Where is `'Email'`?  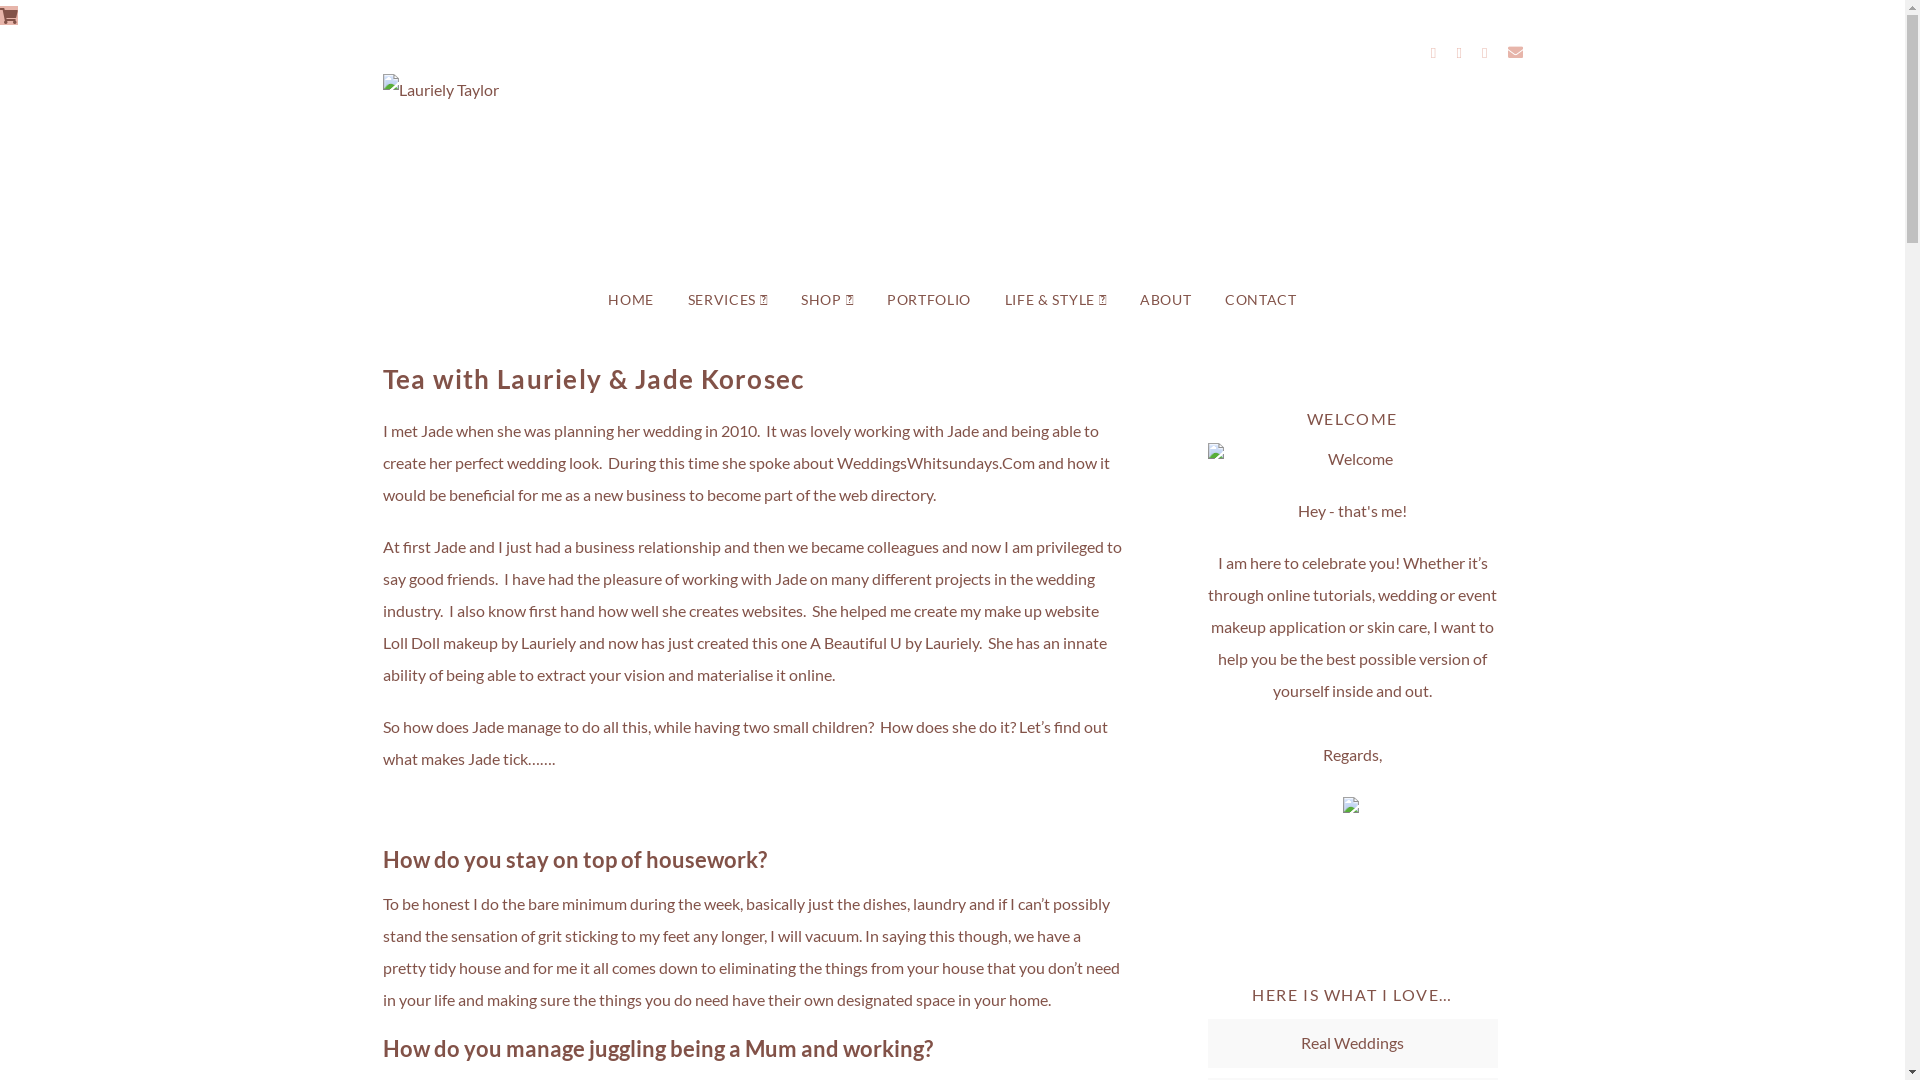 'Email' is located at coordinates (1507, 51).